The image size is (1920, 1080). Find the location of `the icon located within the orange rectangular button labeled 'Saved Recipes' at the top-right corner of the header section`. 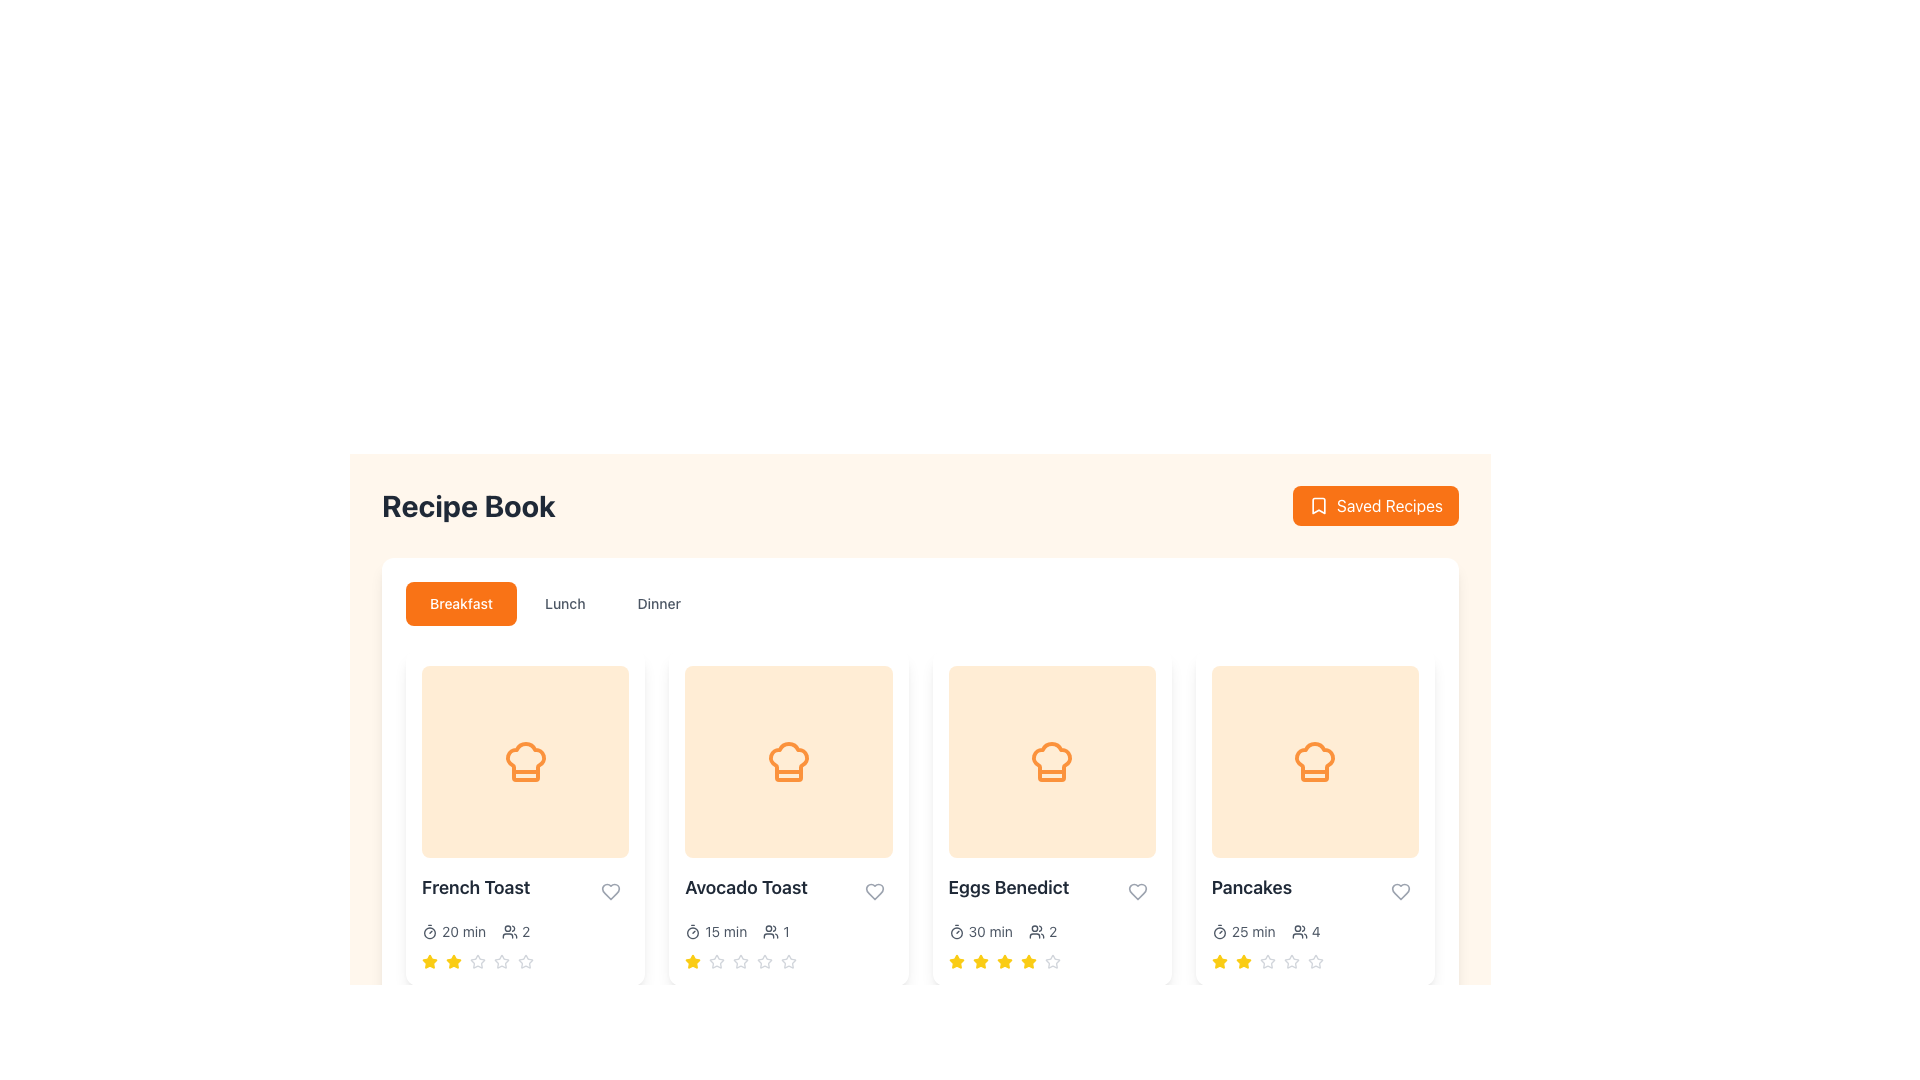

the icon located within the orange rectangular button labeled 'Saved Recipes' at the top-right corner of the header section is located at coordinates (1319, 504).